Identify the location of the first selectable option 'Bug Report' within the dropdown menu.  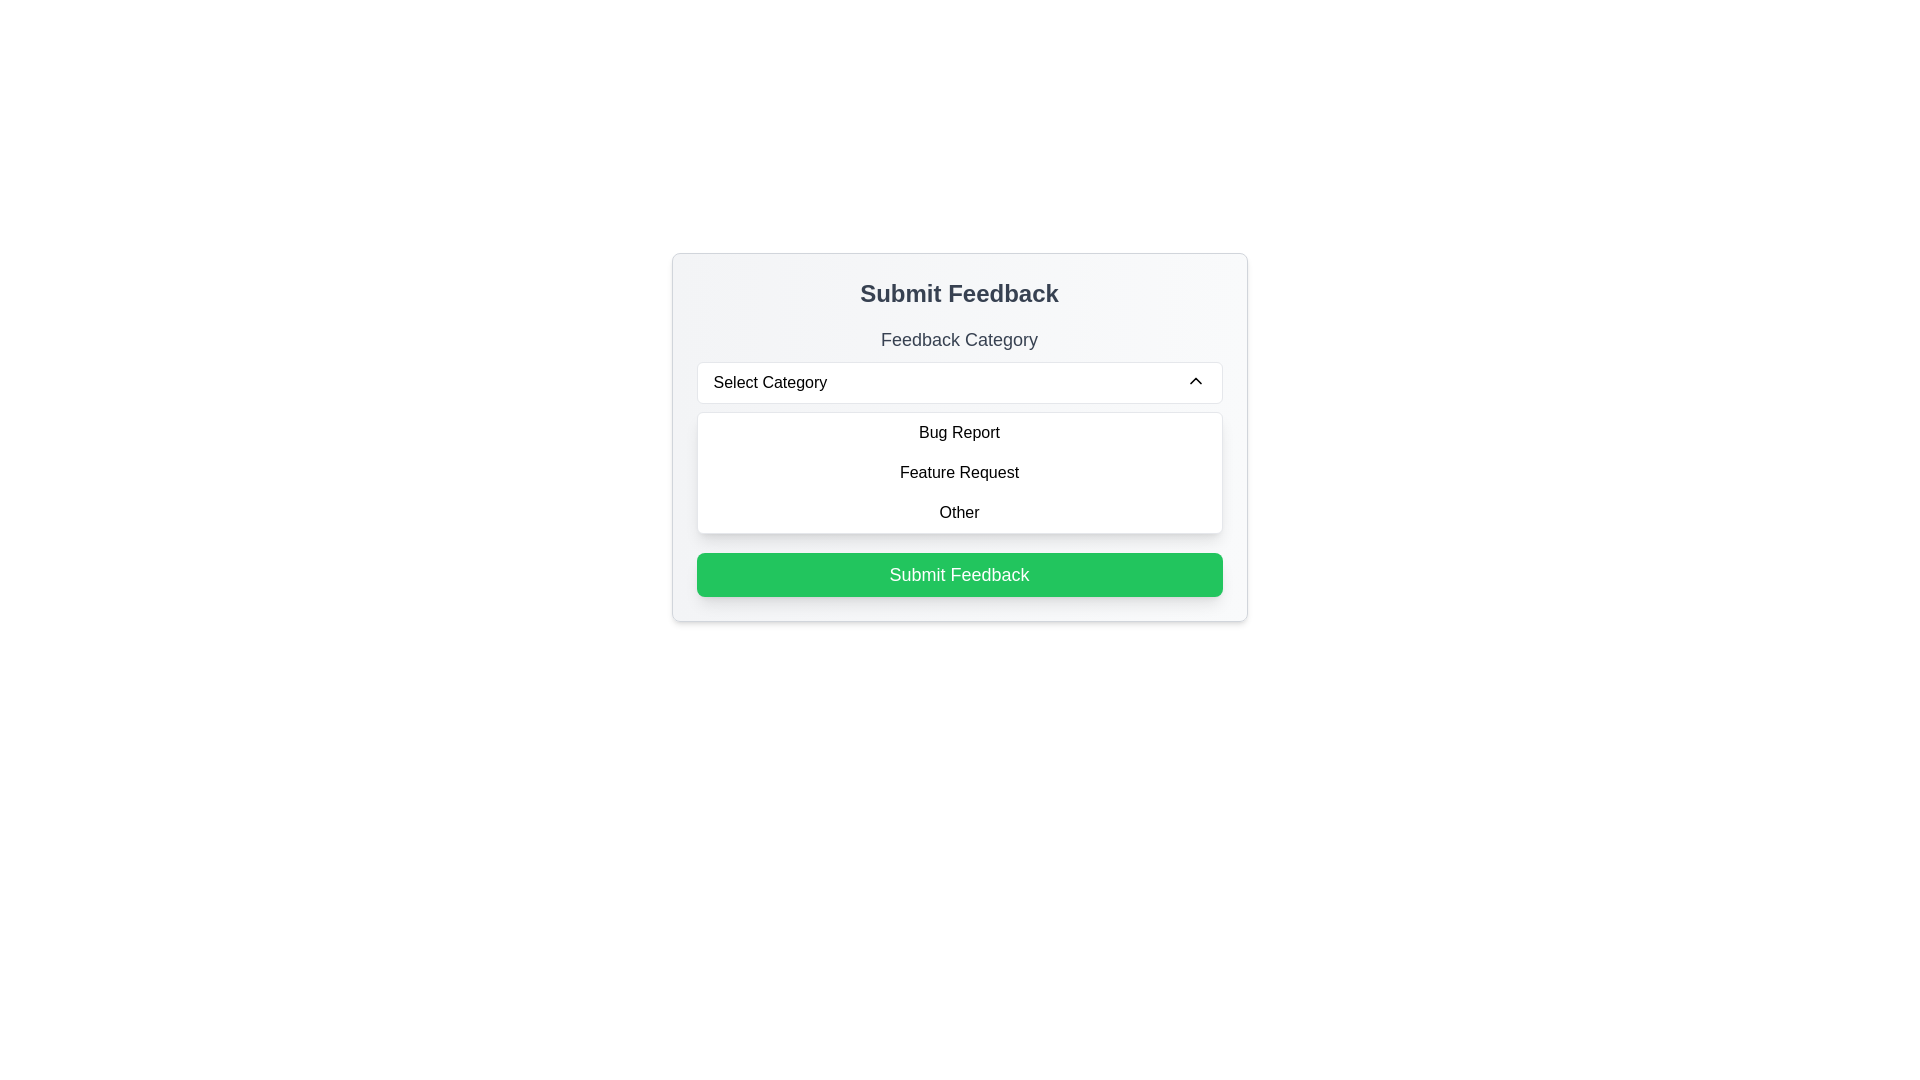
(958, 431).